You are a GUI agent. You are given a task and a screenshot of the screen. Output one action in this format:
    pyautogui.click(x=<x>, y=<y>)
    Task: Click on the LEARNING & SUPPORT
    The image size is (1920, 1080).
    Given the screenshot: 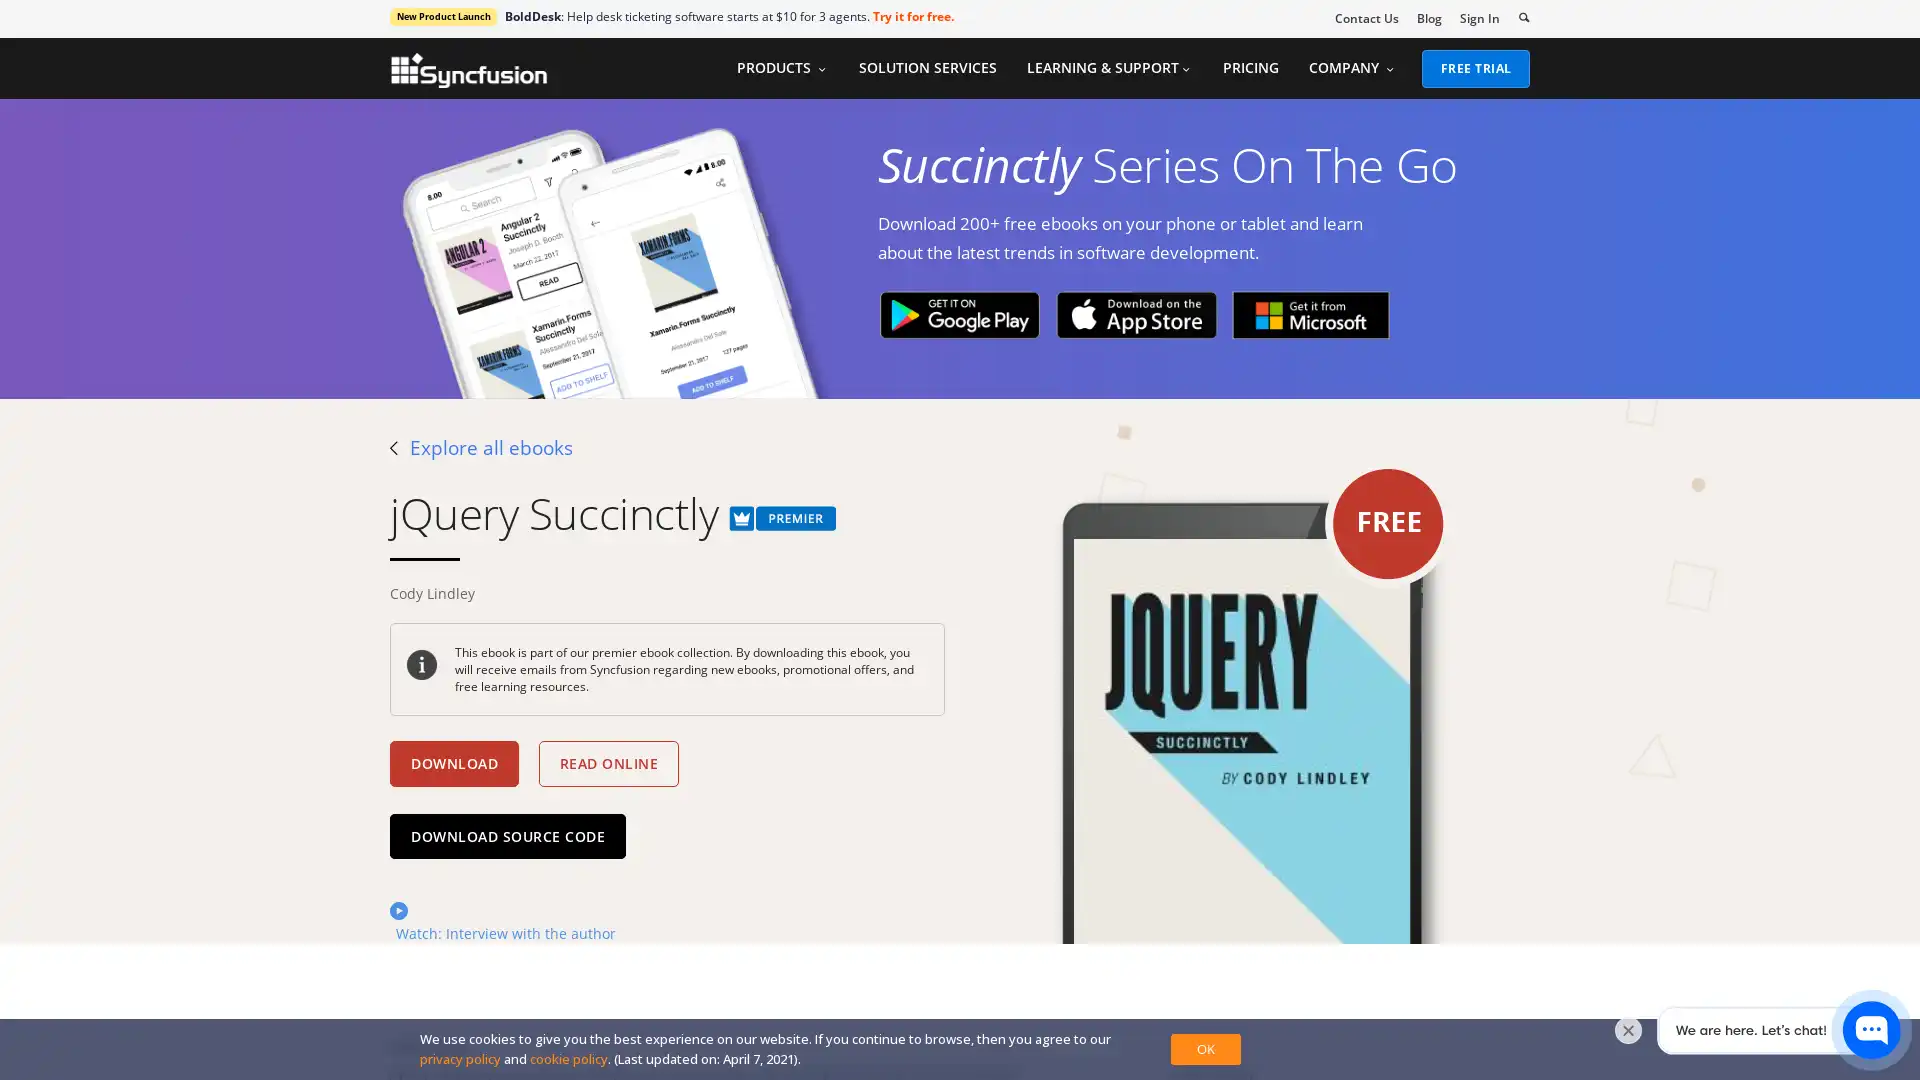 What is the action you would take?
    pyautogui.click(x=1107, y=67)
    